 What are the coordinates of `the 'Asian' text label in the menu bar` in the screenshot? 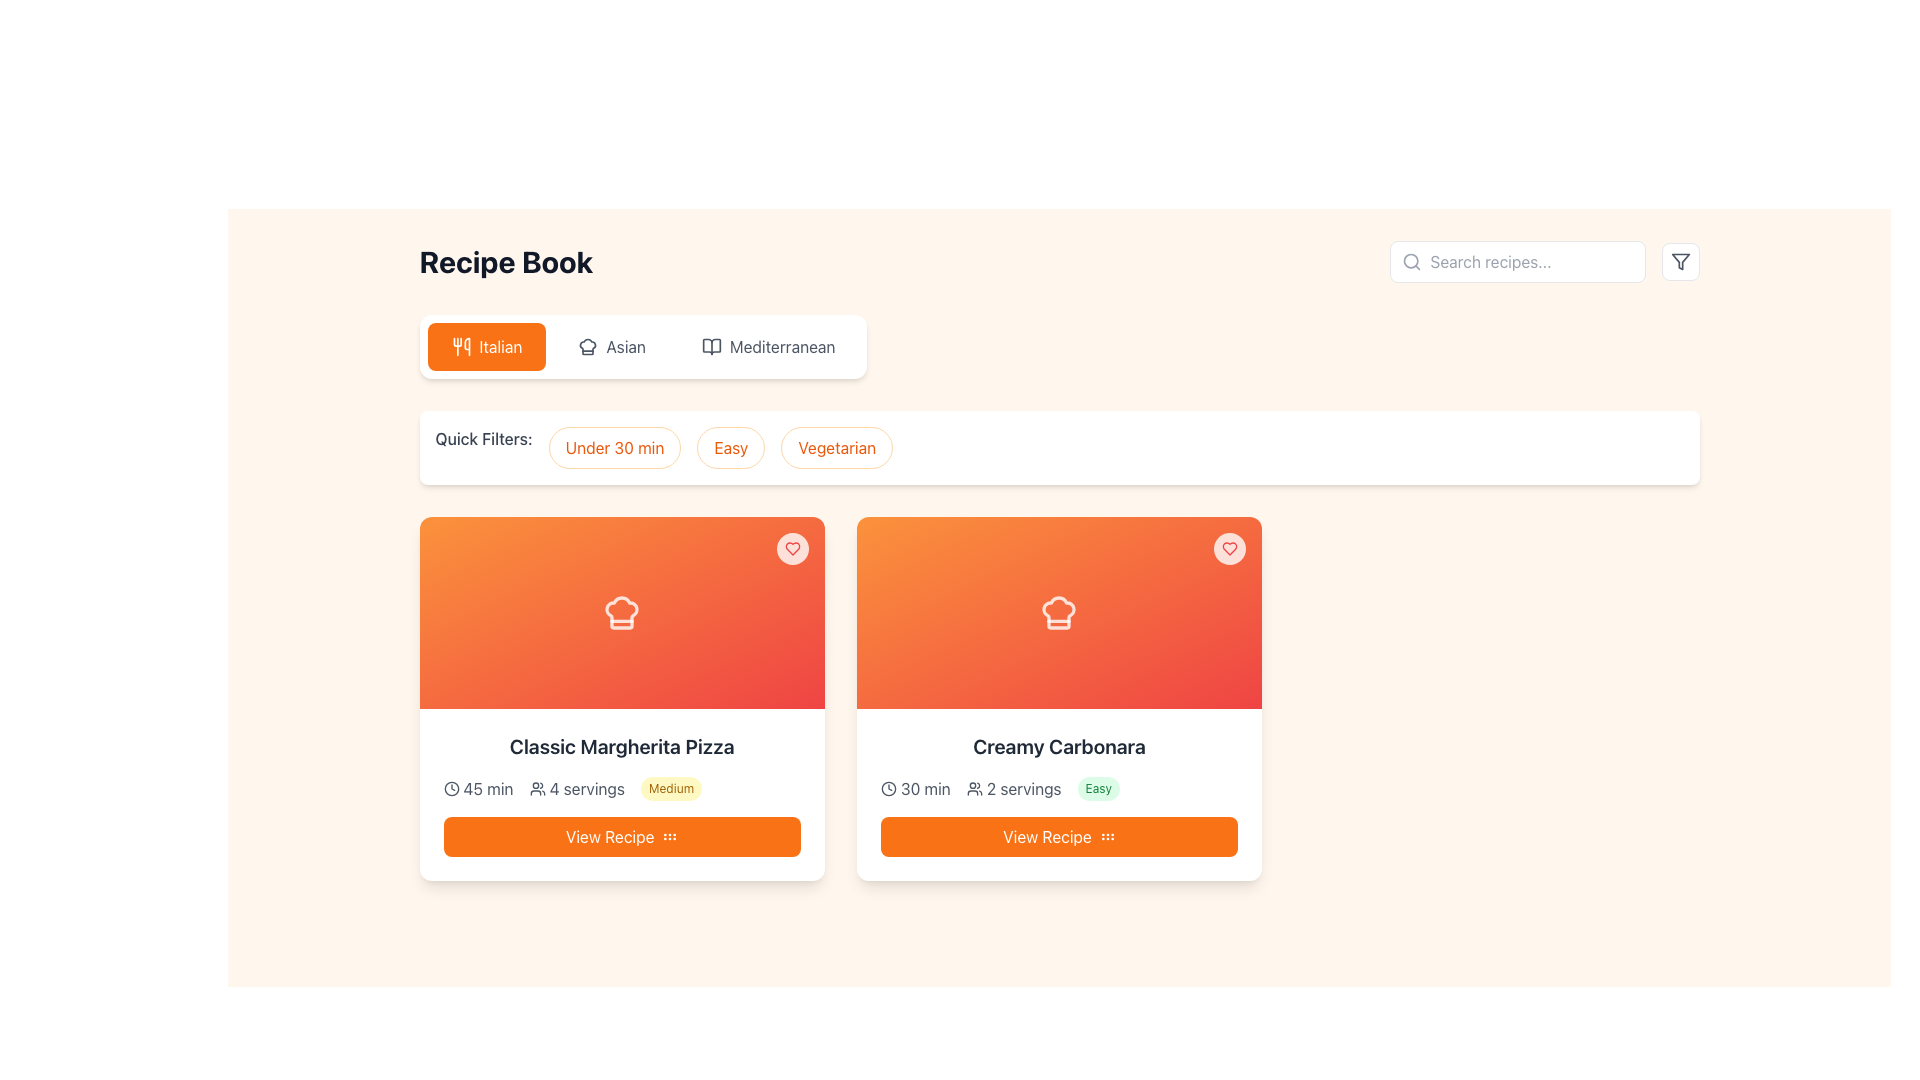 It's located at (625, 346).